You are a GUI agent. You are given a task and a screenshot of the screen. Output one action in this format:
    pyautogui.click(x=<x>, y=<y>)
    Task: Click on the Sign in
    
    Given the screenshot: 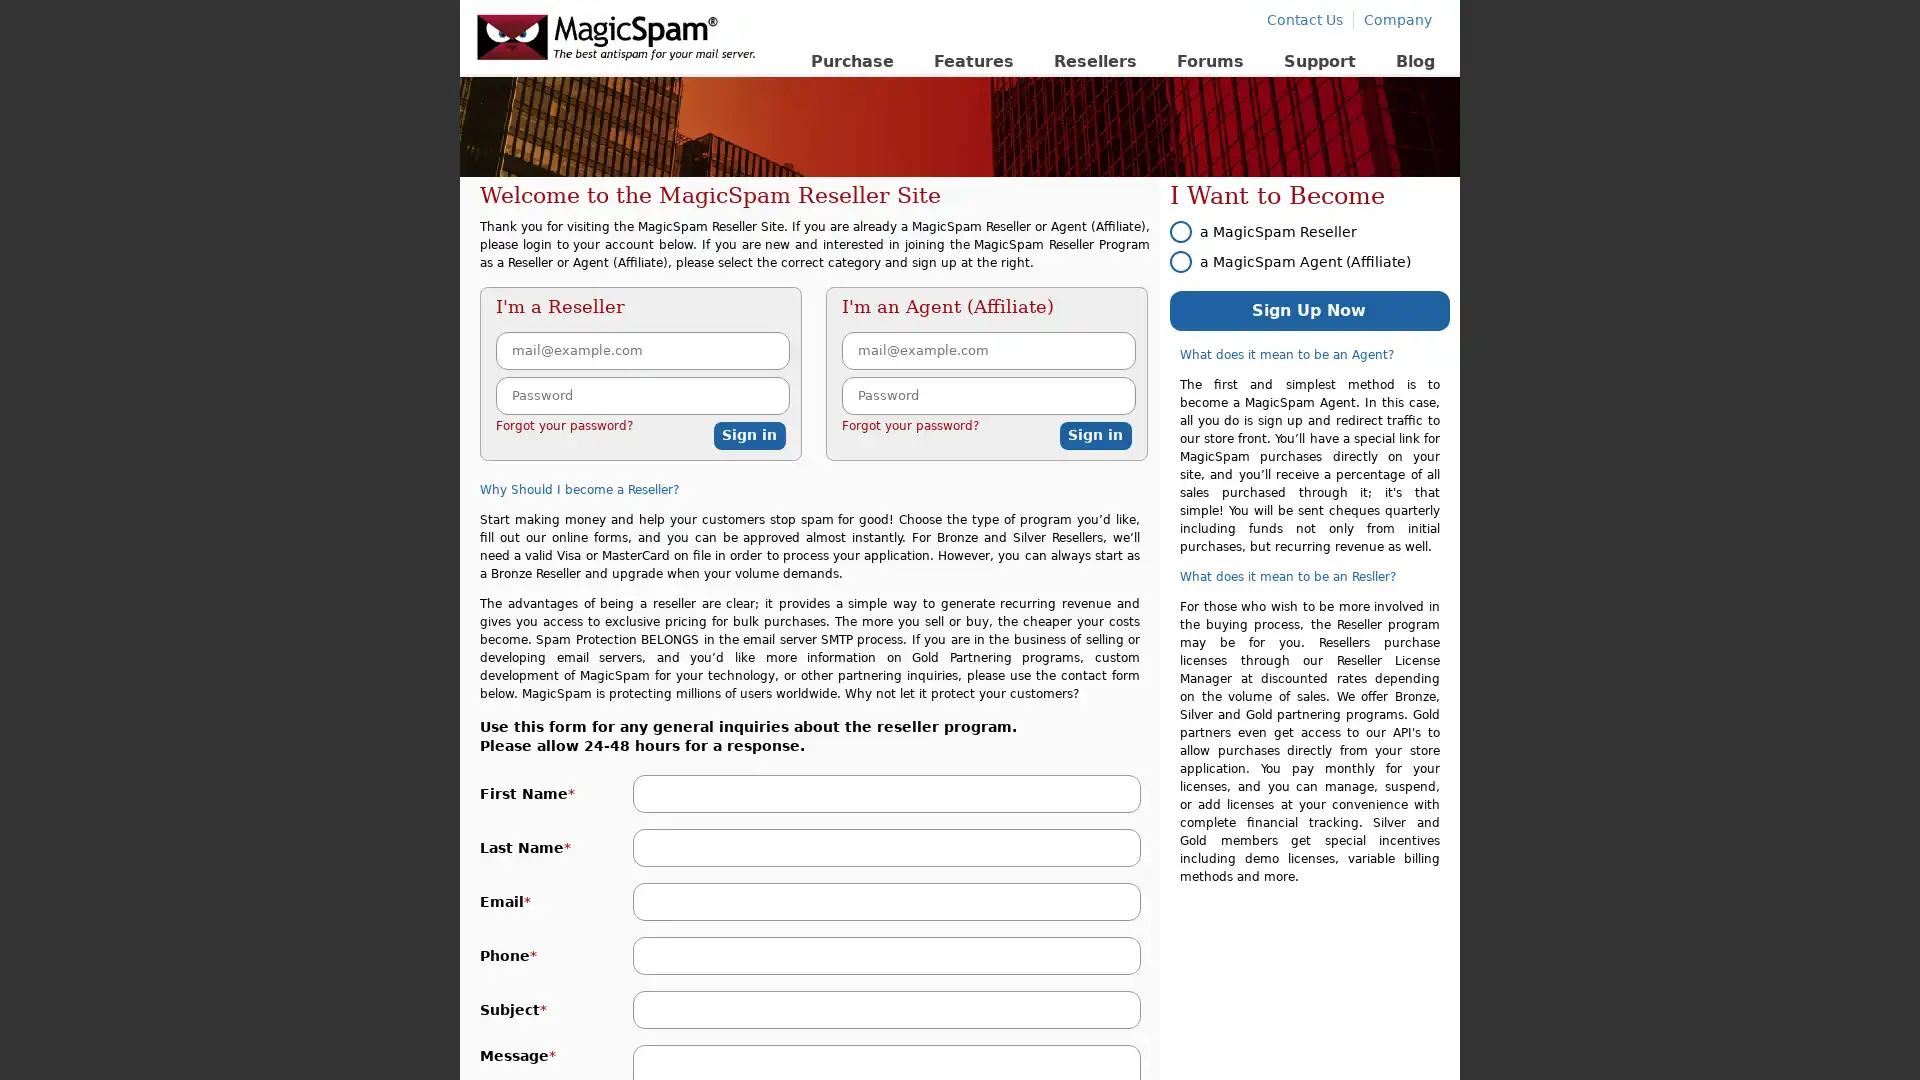 What is the action you would take?
    pyautogui.click(x=1093, y=434)
    